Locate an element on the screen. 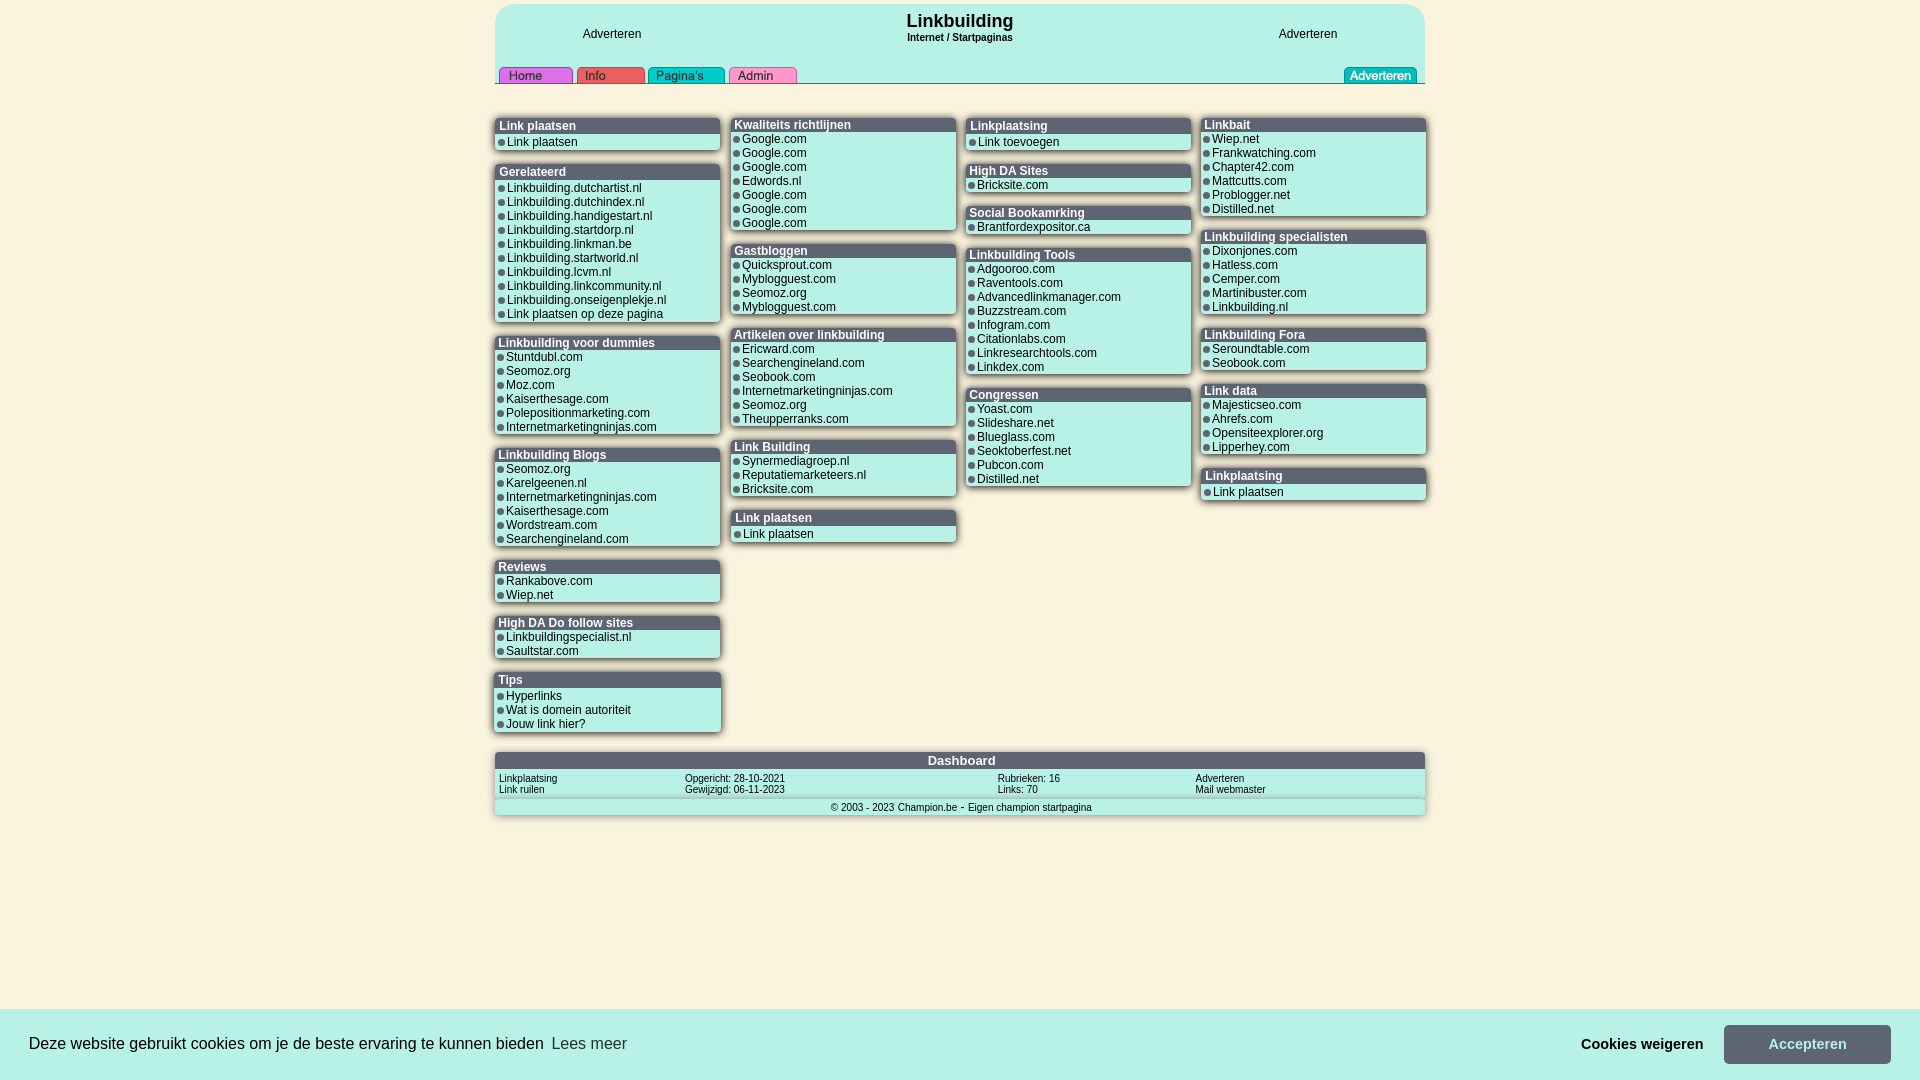  'Linkbuilding.dutchindex.nl' is located at coordinates (574, 201).